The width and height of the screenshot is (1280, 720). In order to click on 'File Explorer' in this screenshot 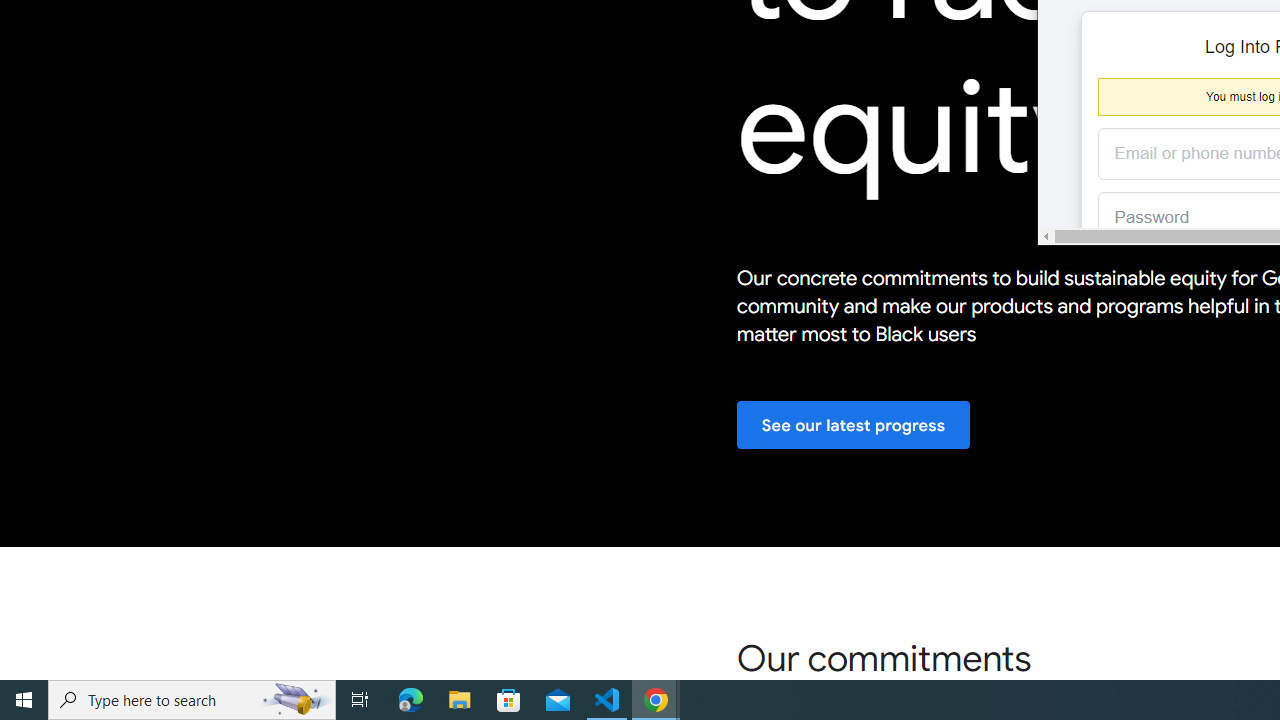, I will do `click(459, 698)`.